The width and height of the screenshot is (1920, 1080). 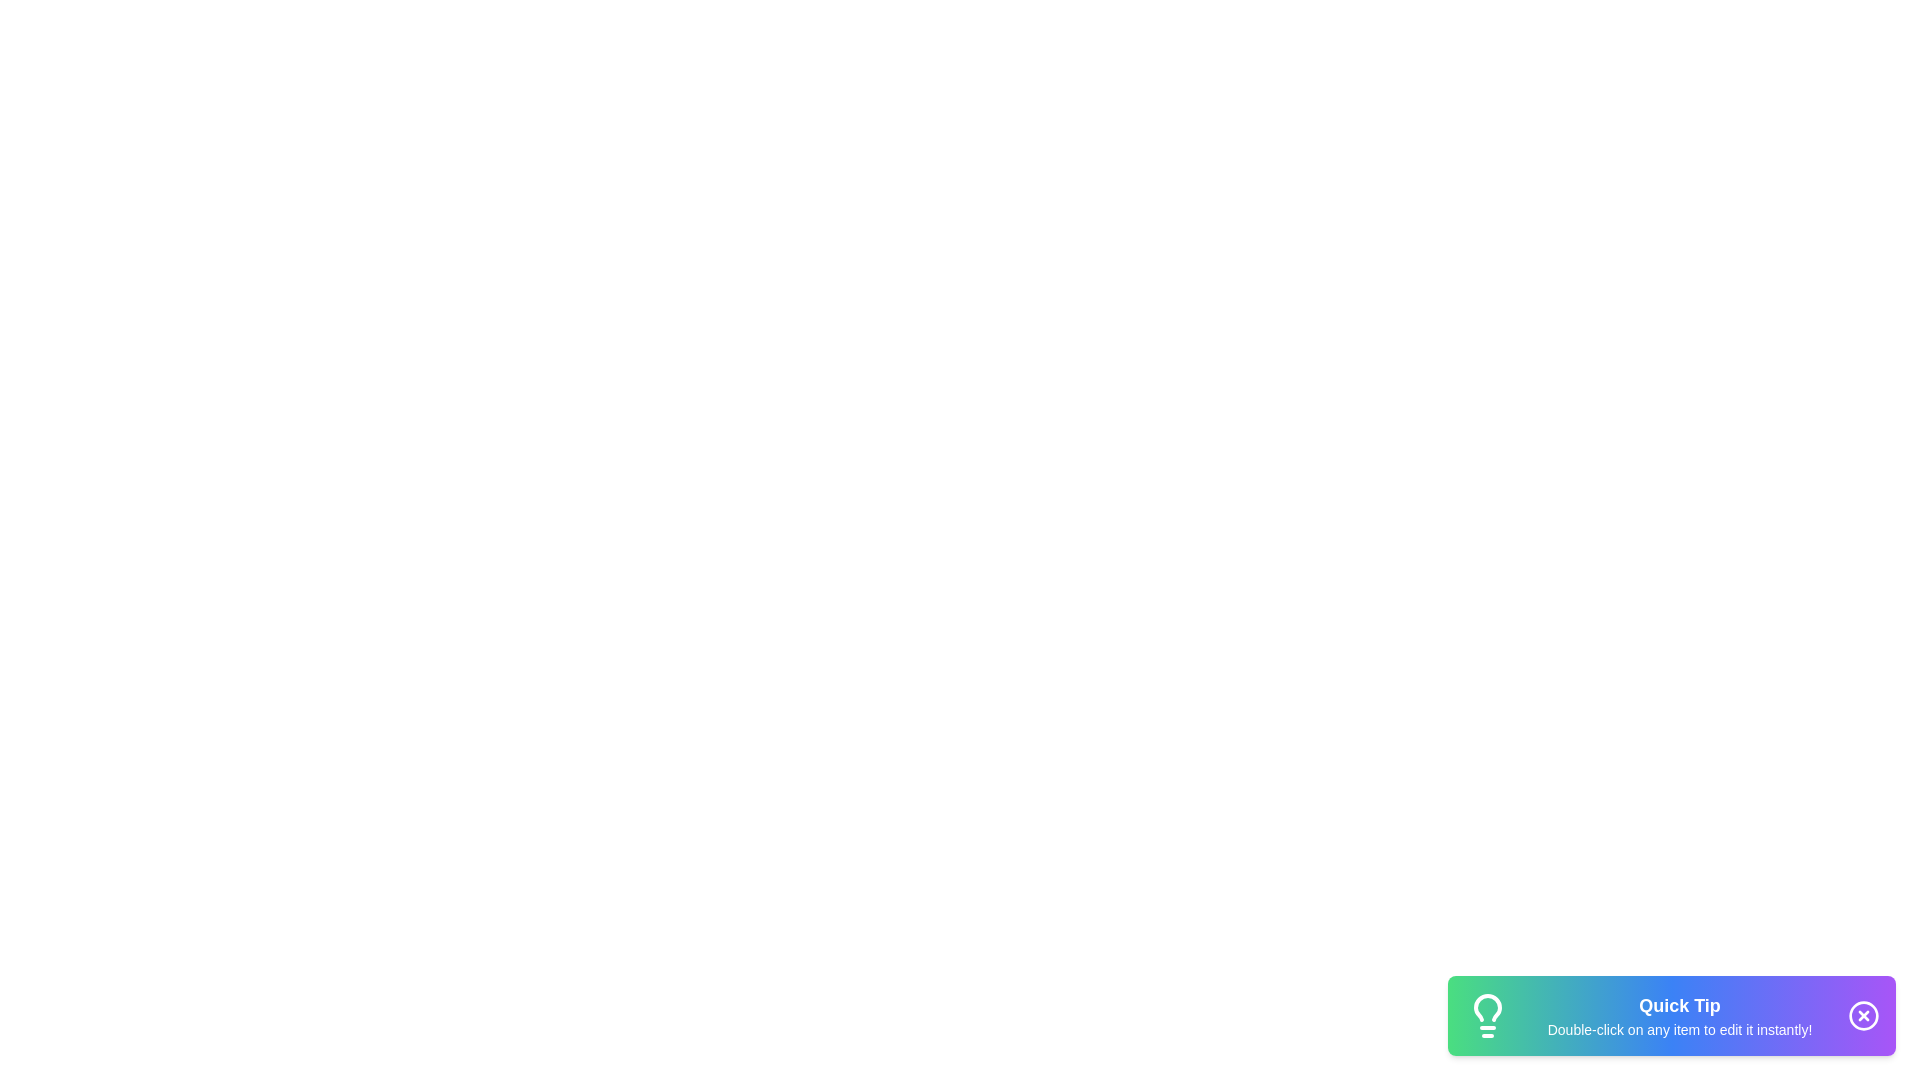 I want to click on the text area to simulate editing or interaction, so click(x=1680, y=1015).